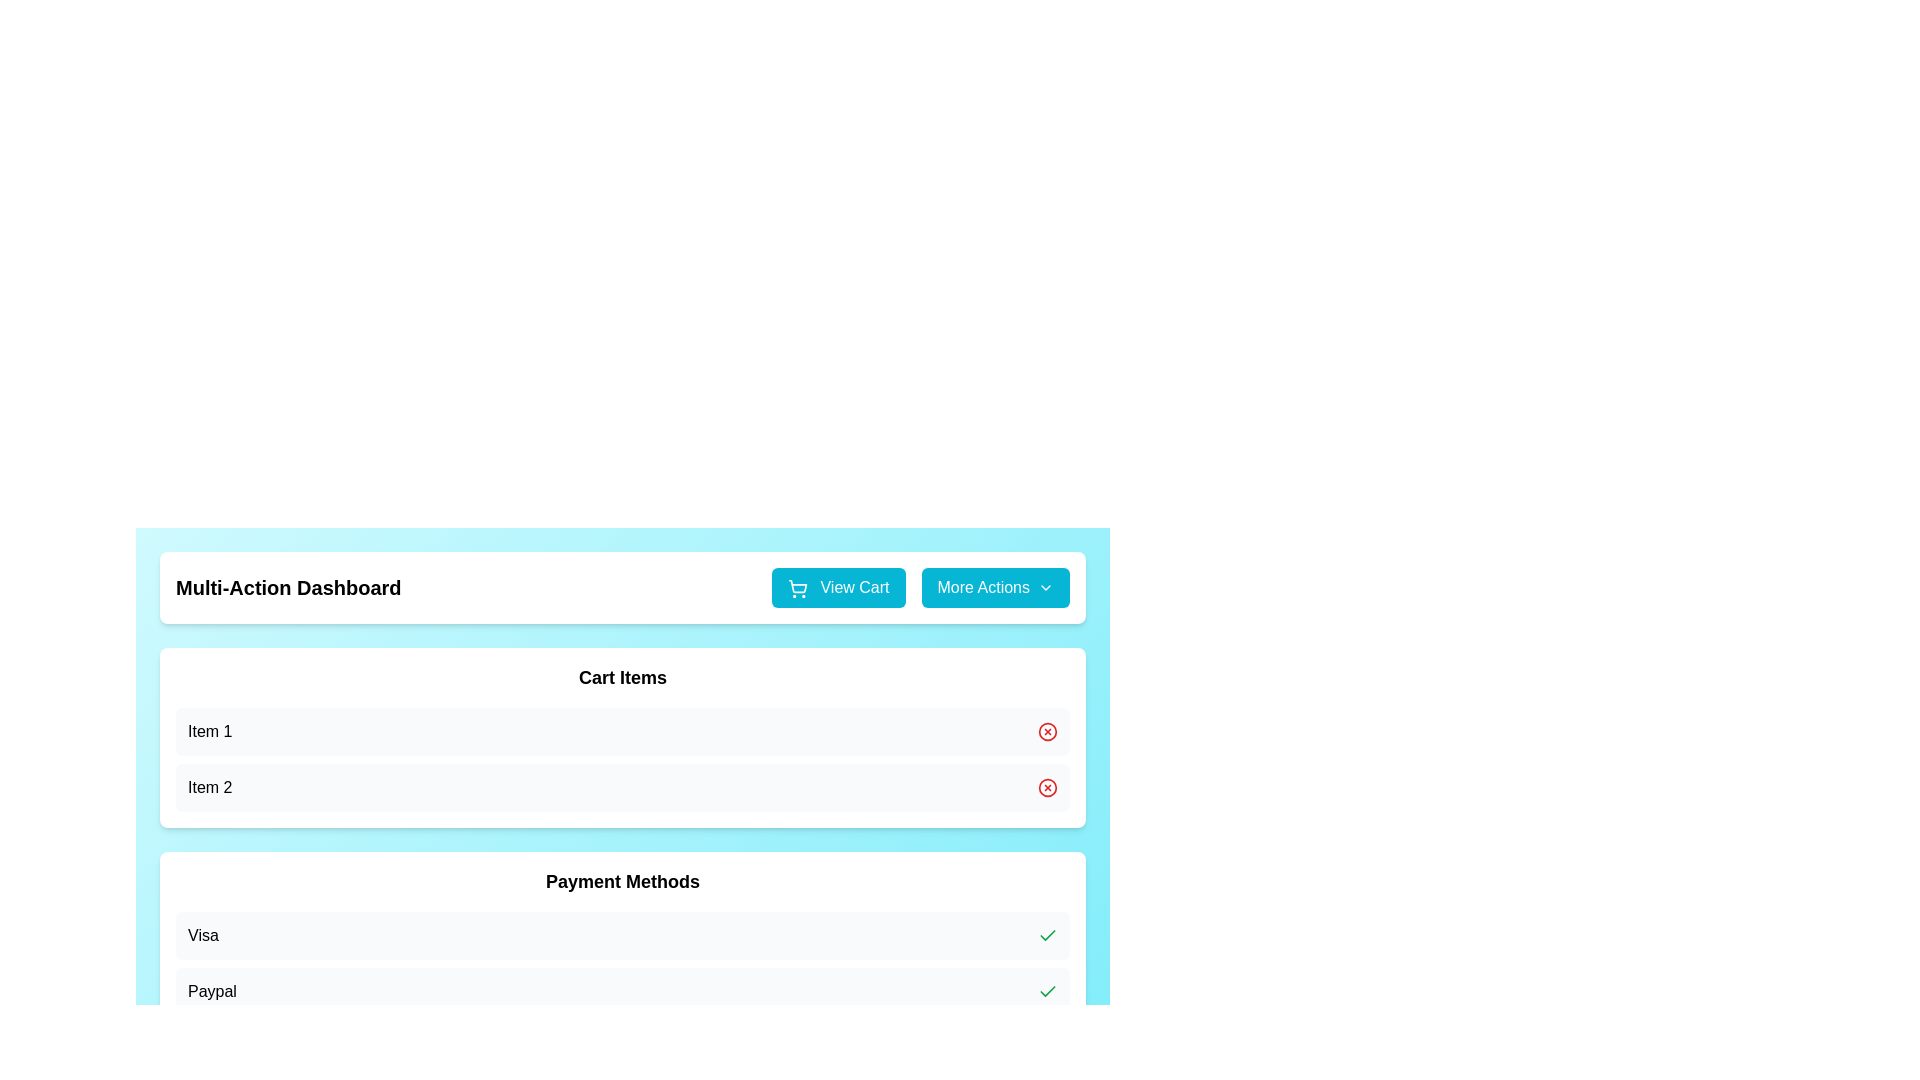 The width and height of the screenshot is (1920, 1080). Describe the element at coordinates (287, 586) in the screenshot. I see `the title label that serves as the section identifier, located at the top left of the section, aligned with the interactive buttons` at that location.